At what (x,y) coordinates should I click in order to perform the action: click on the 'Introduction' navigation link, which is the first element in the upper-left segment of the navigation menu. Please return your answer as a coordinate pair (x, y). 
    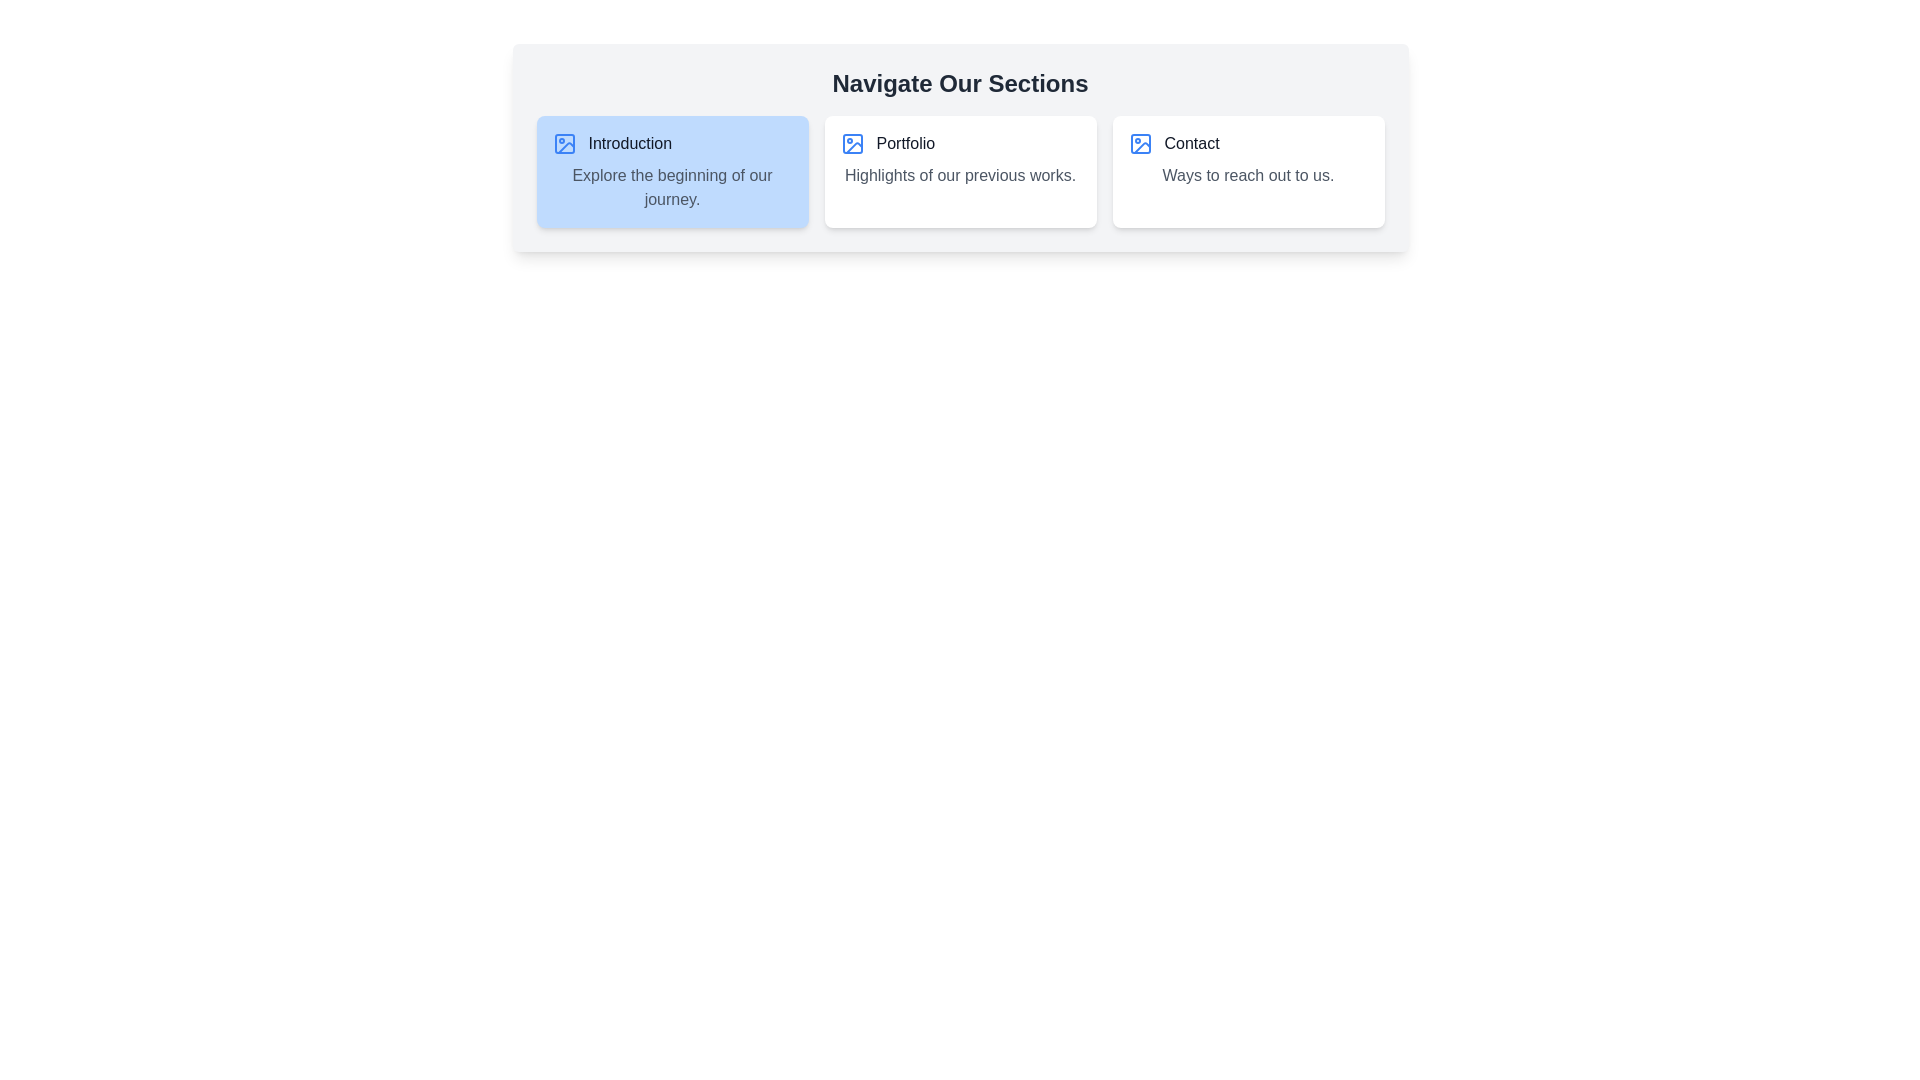
    Looking at the image, I should click on (672, 142).